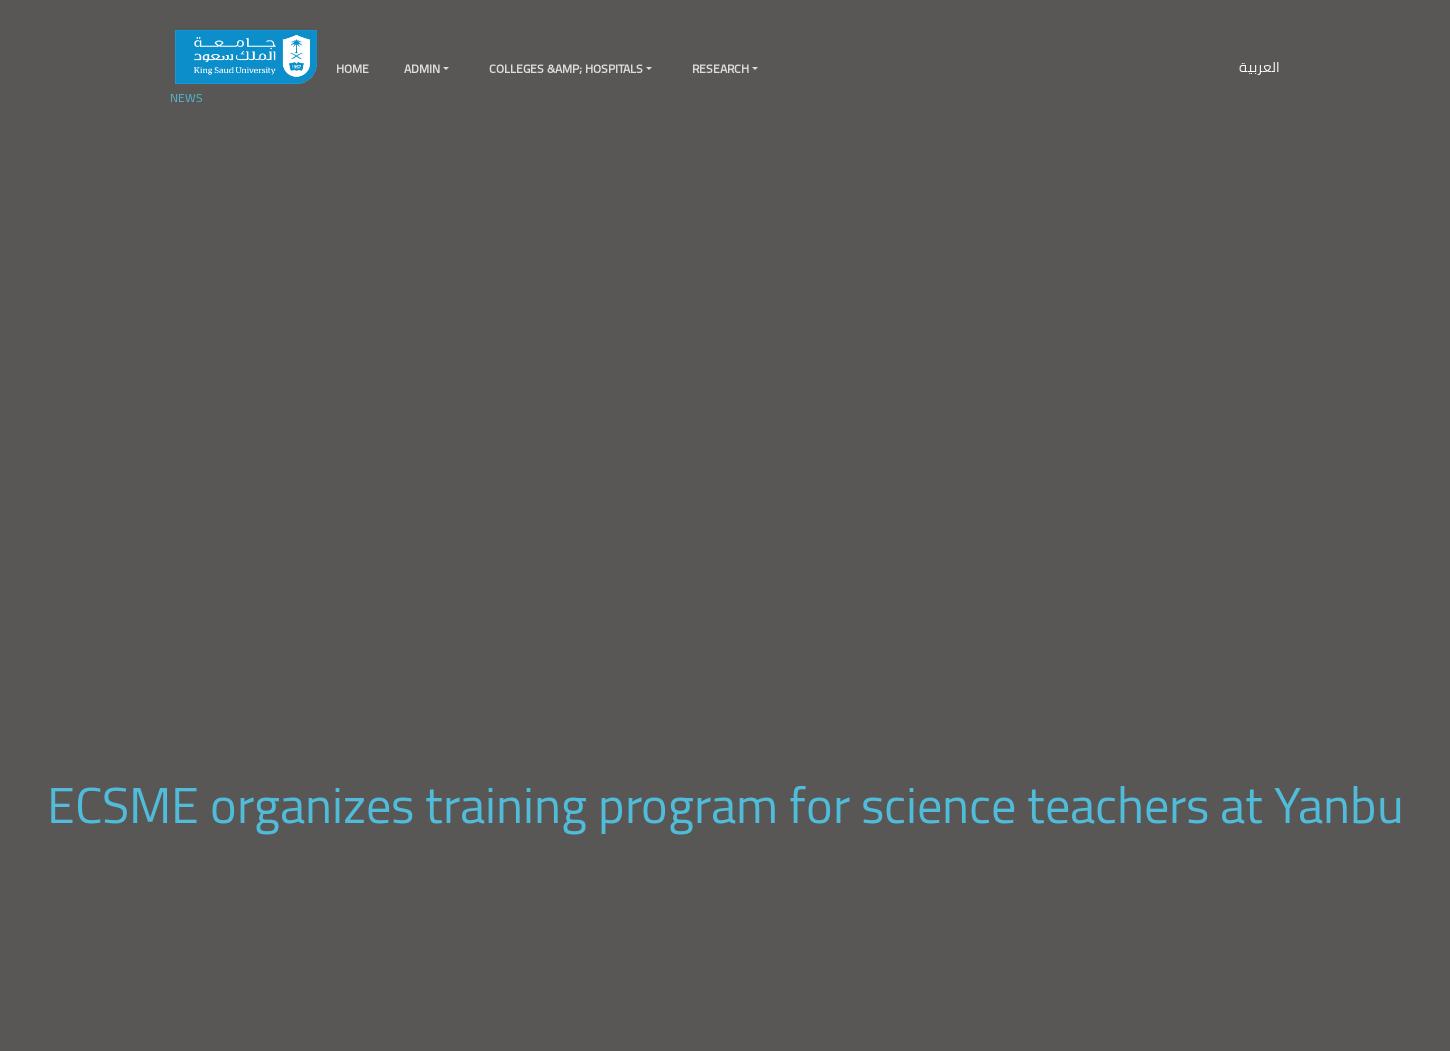  What do you see at coordinates (592, 123) in the screenshot?
I see `'data management office'` at bounding box center [592, 123].